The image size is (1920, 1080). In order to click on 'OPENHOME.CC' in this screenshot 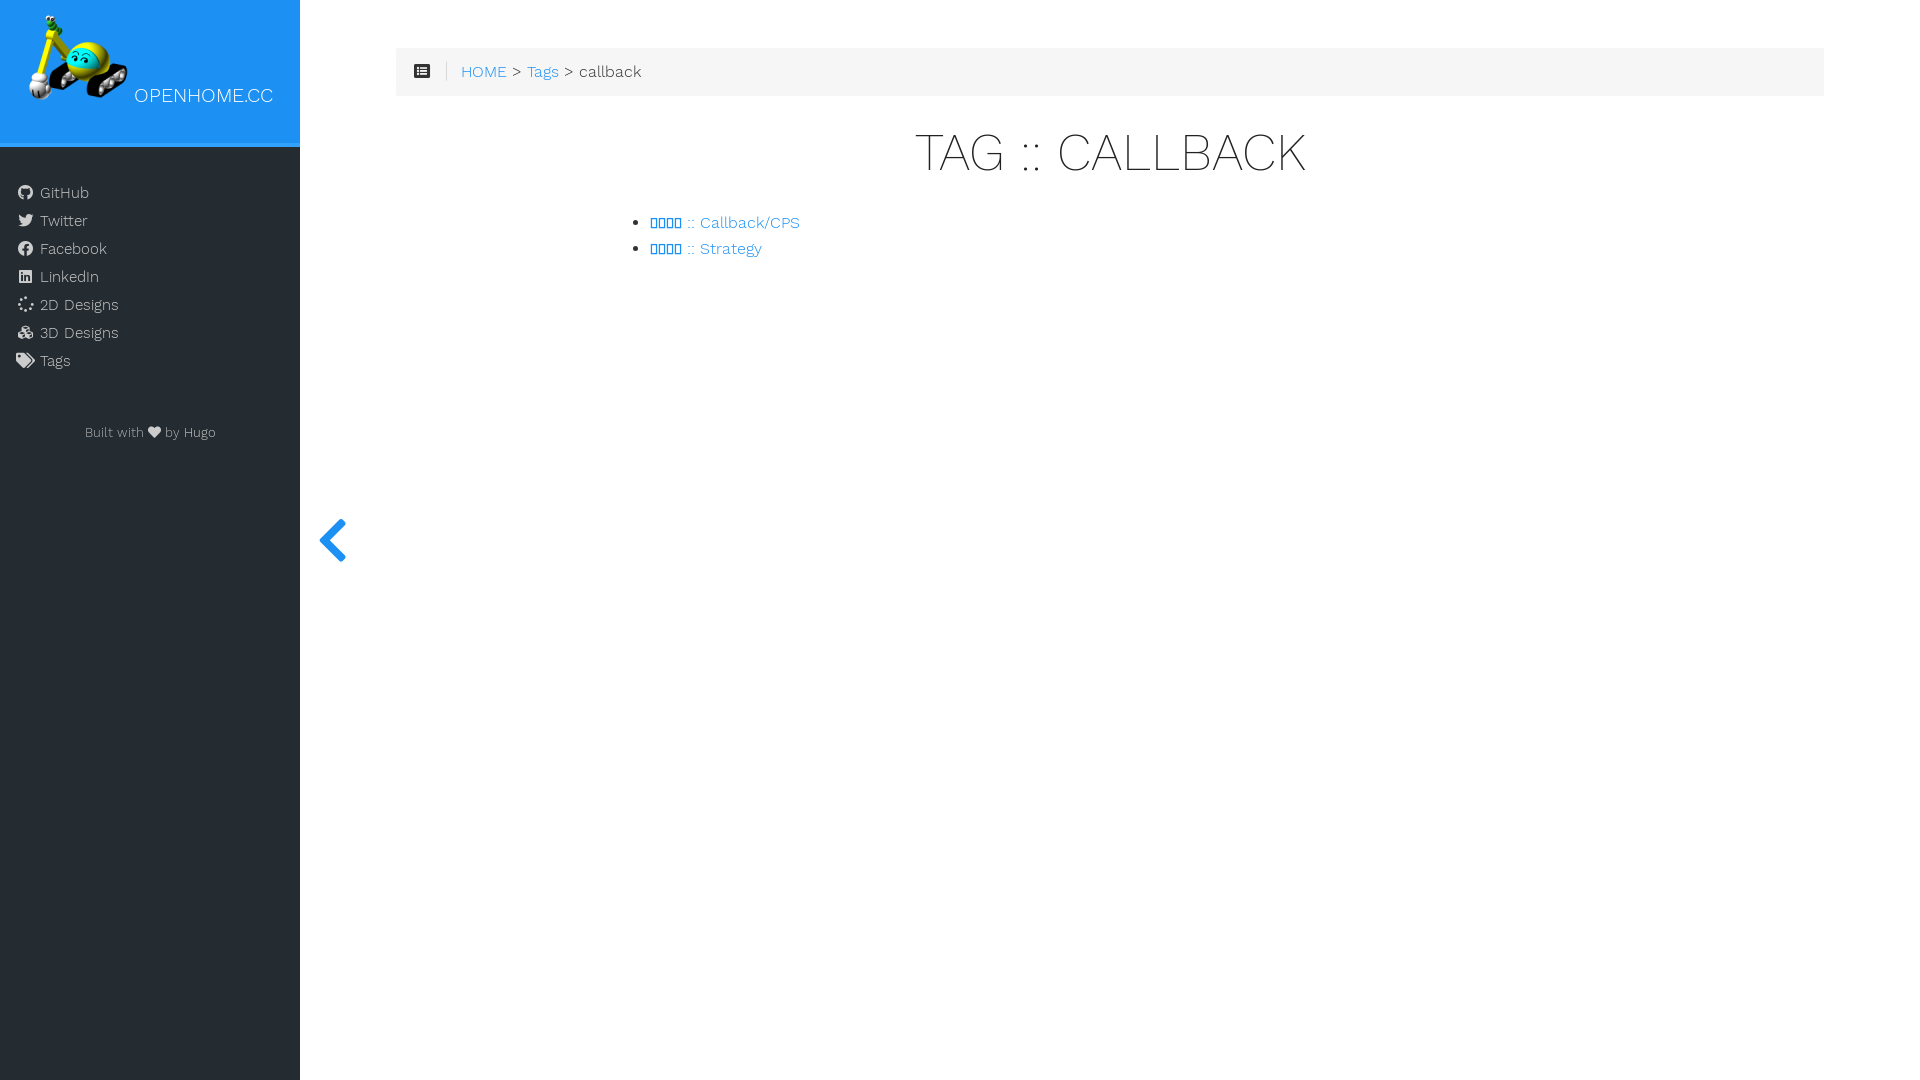, I will do `click(149, 61)`.